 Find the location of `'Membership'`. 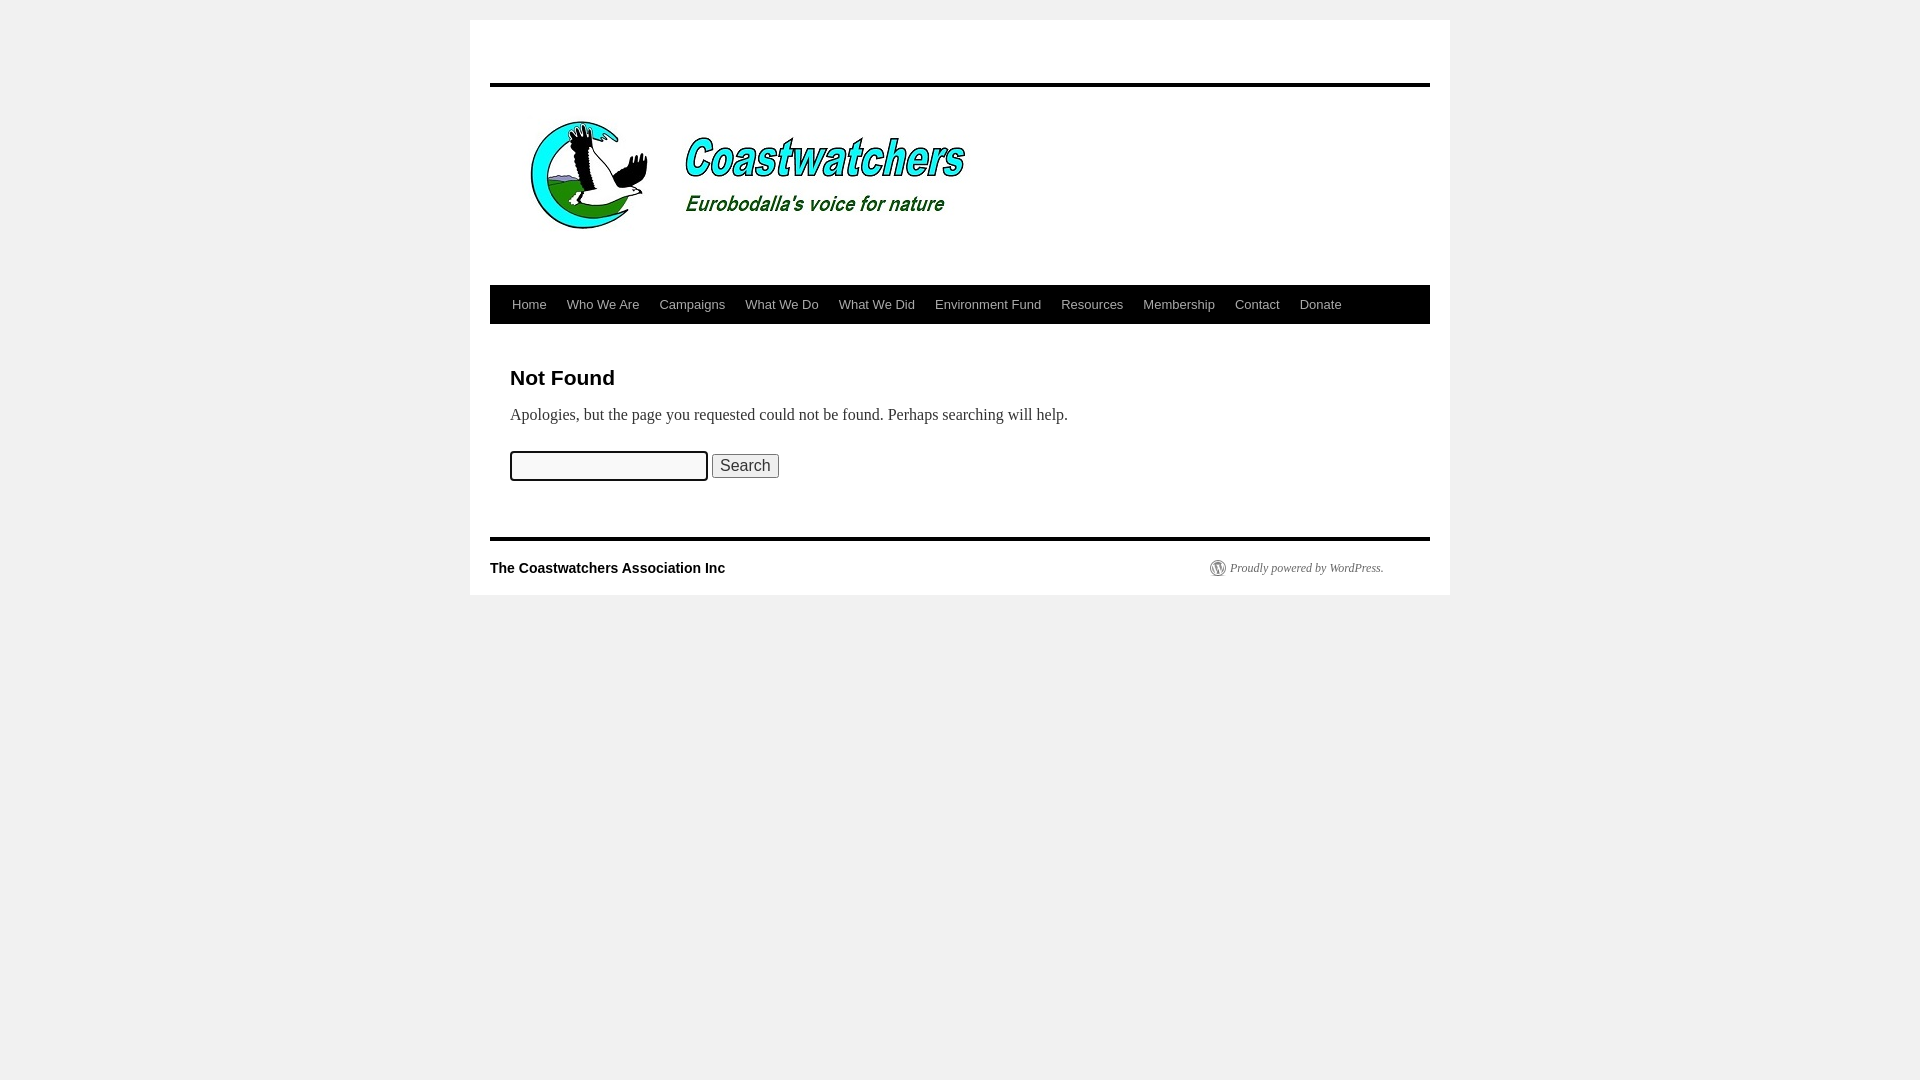

'Membership' is located at coordinates (1179, 304).